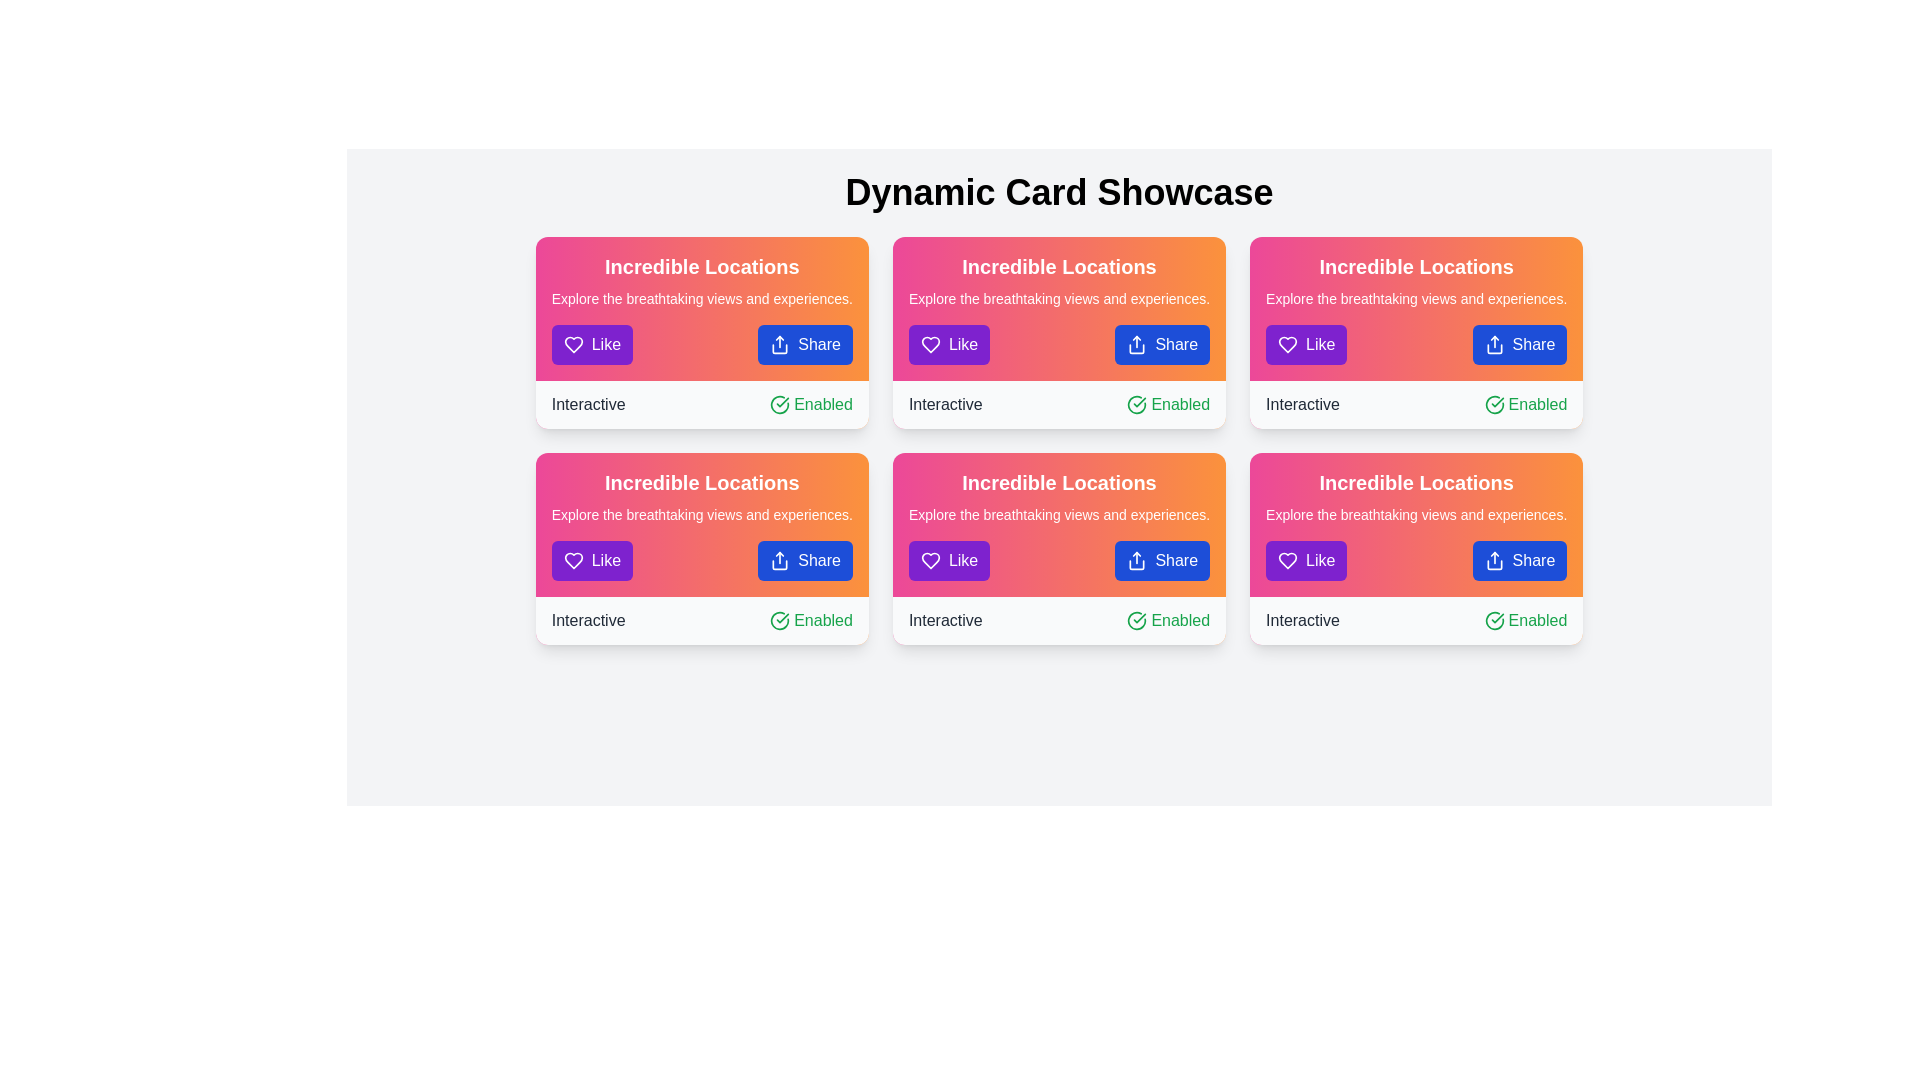 The width and height of the screenshot is (1920, 1080). Describe the element at coordinates (779, 405) in the screenshot. I see `the status indicator icon located at the bottom section of the second card in the top row of a 2x3 grid layout, which indicates an active or enabled state` at that location.